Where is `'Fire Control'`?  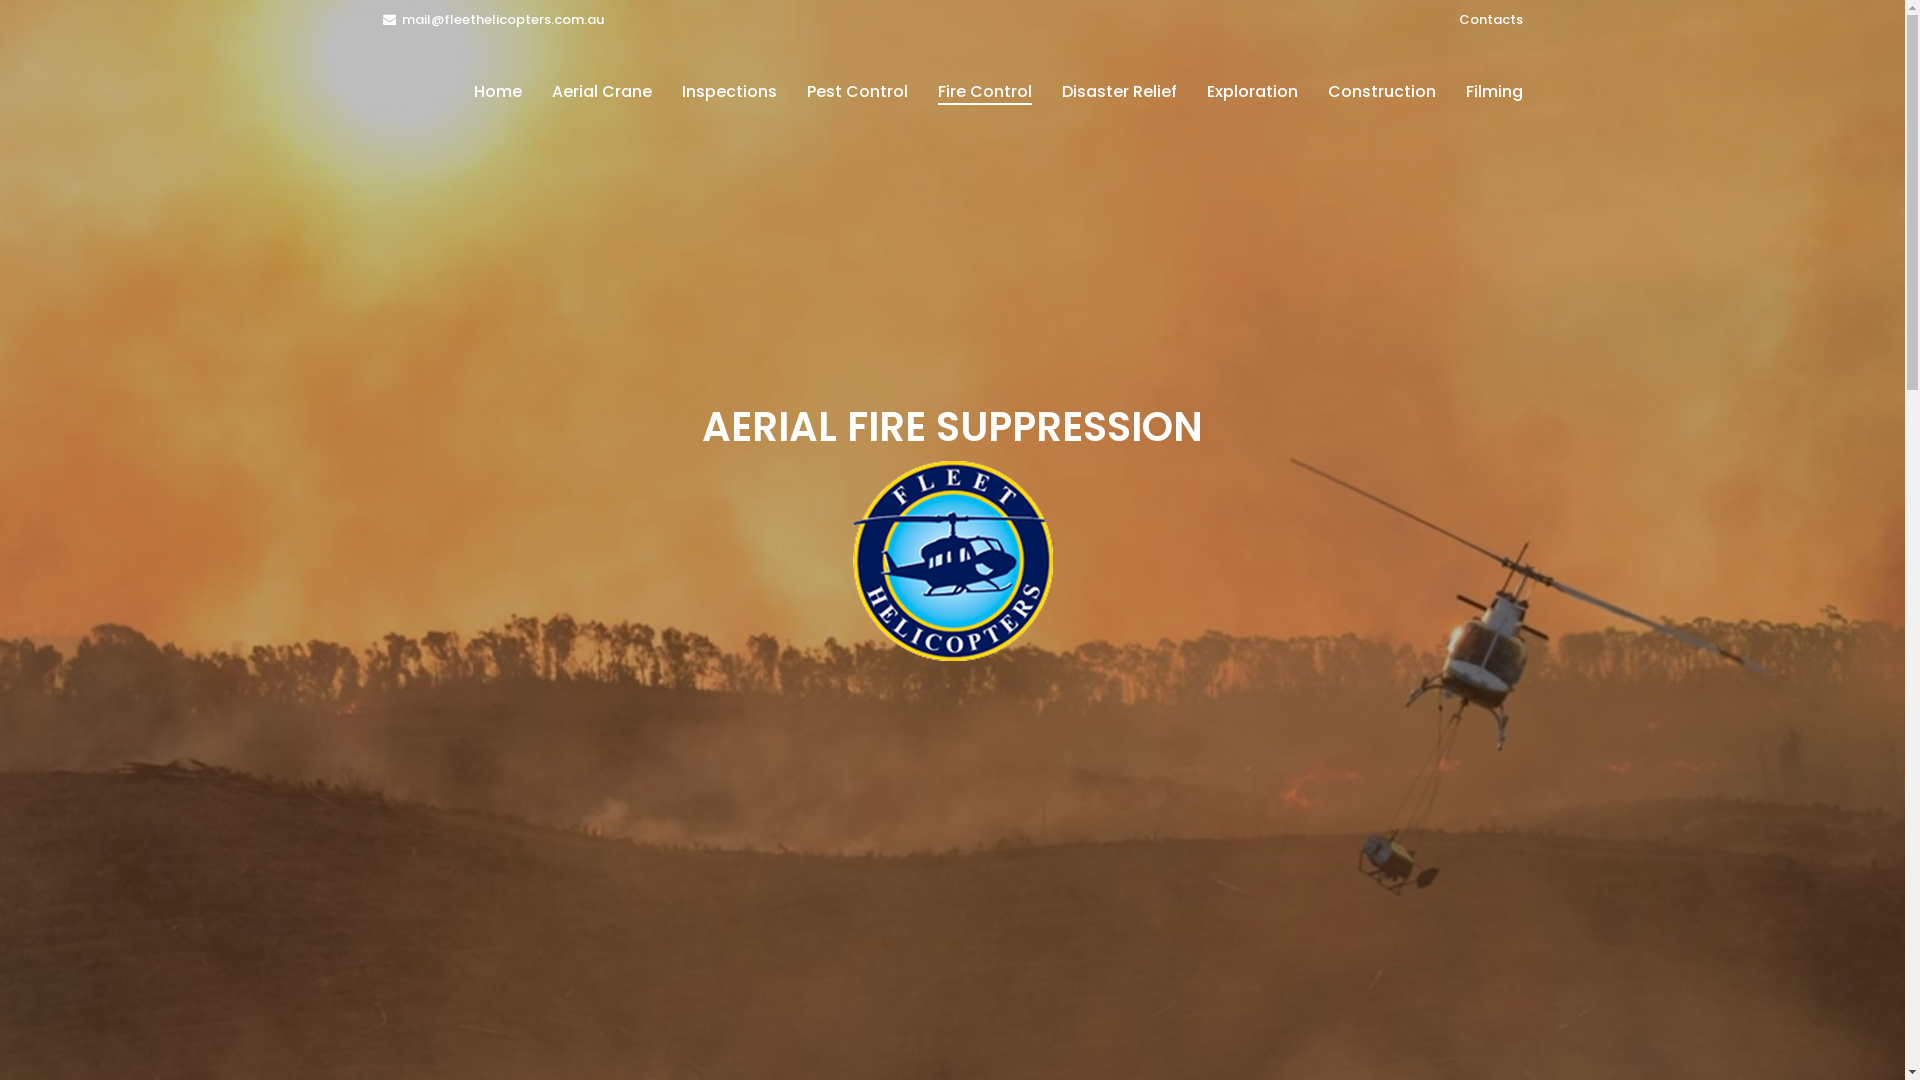 'Fire Control' is located at coordinates (983, 92).